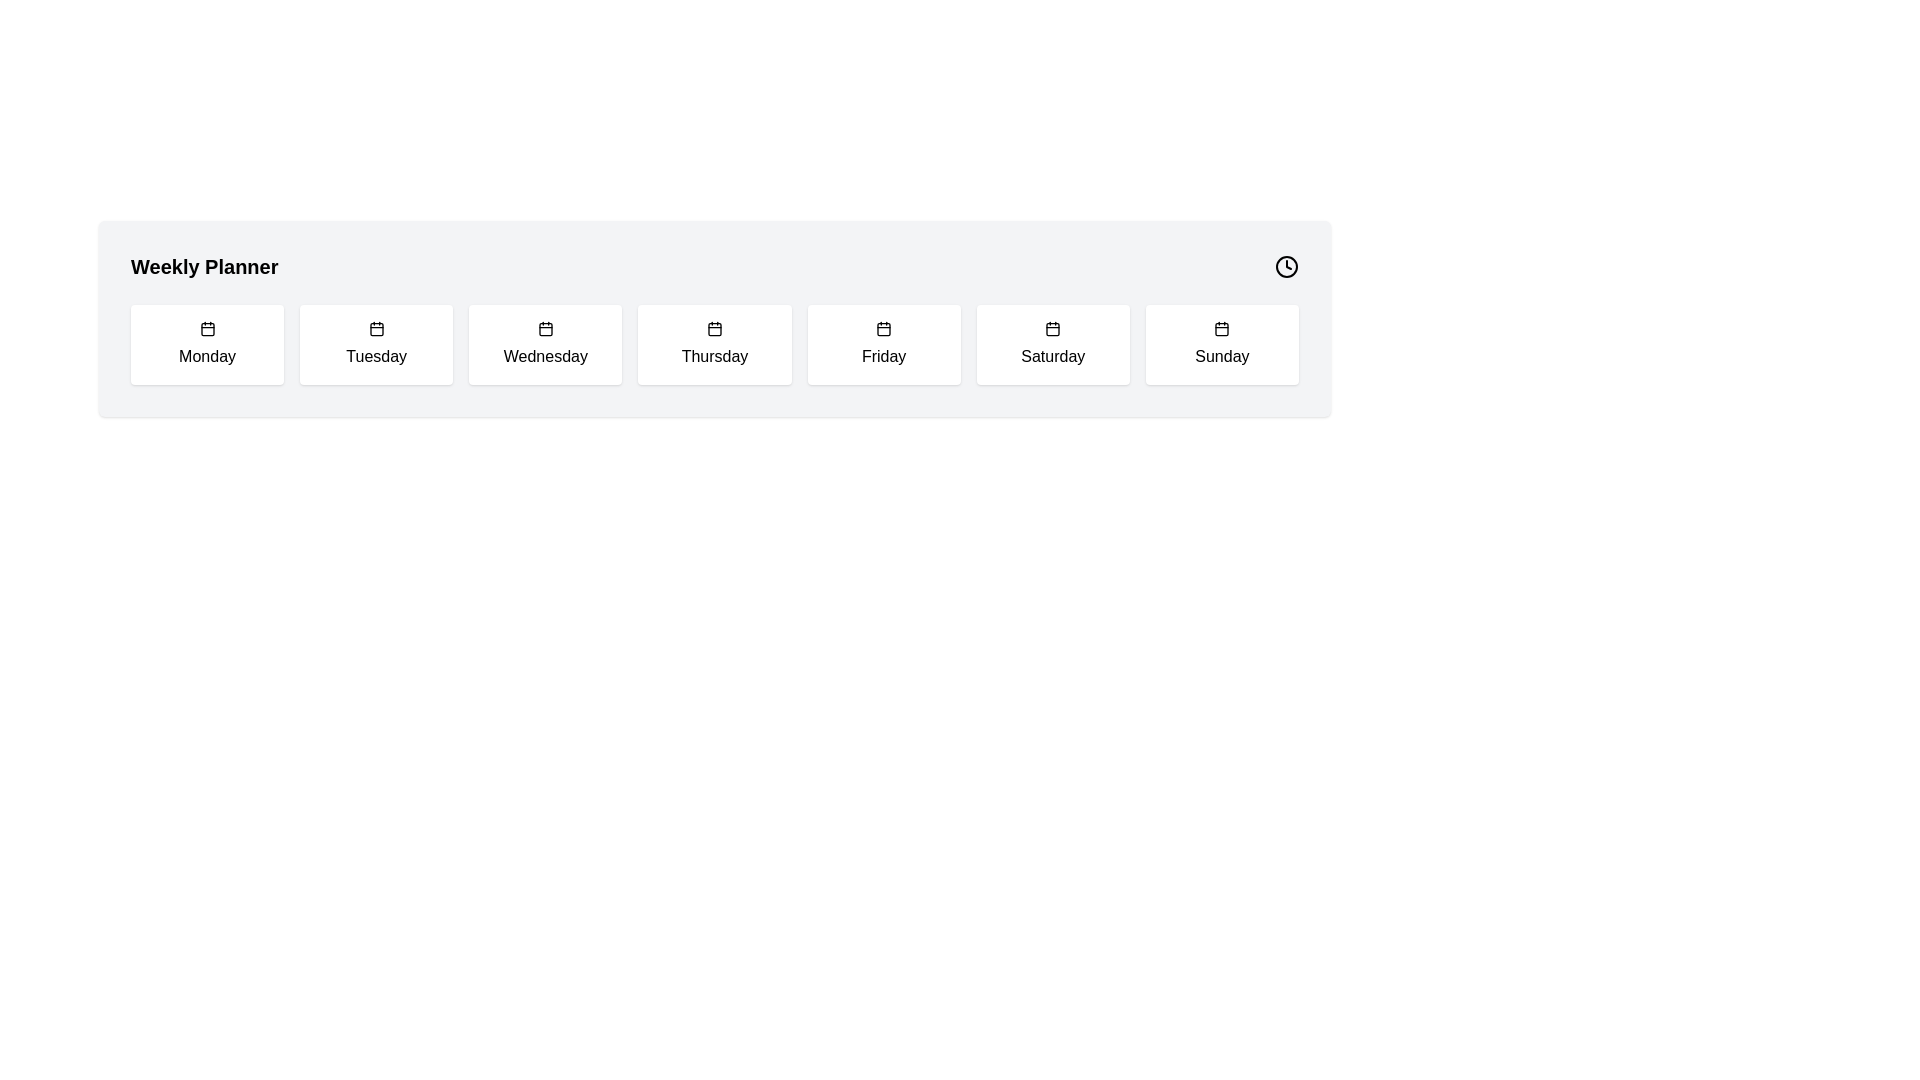 This screenshot has height=1080, width=1920. What do you see at coordinates (715, 343) in the screenshot?
I see `the grid layout containing clickable day cards` at bounding box center [715, 343].